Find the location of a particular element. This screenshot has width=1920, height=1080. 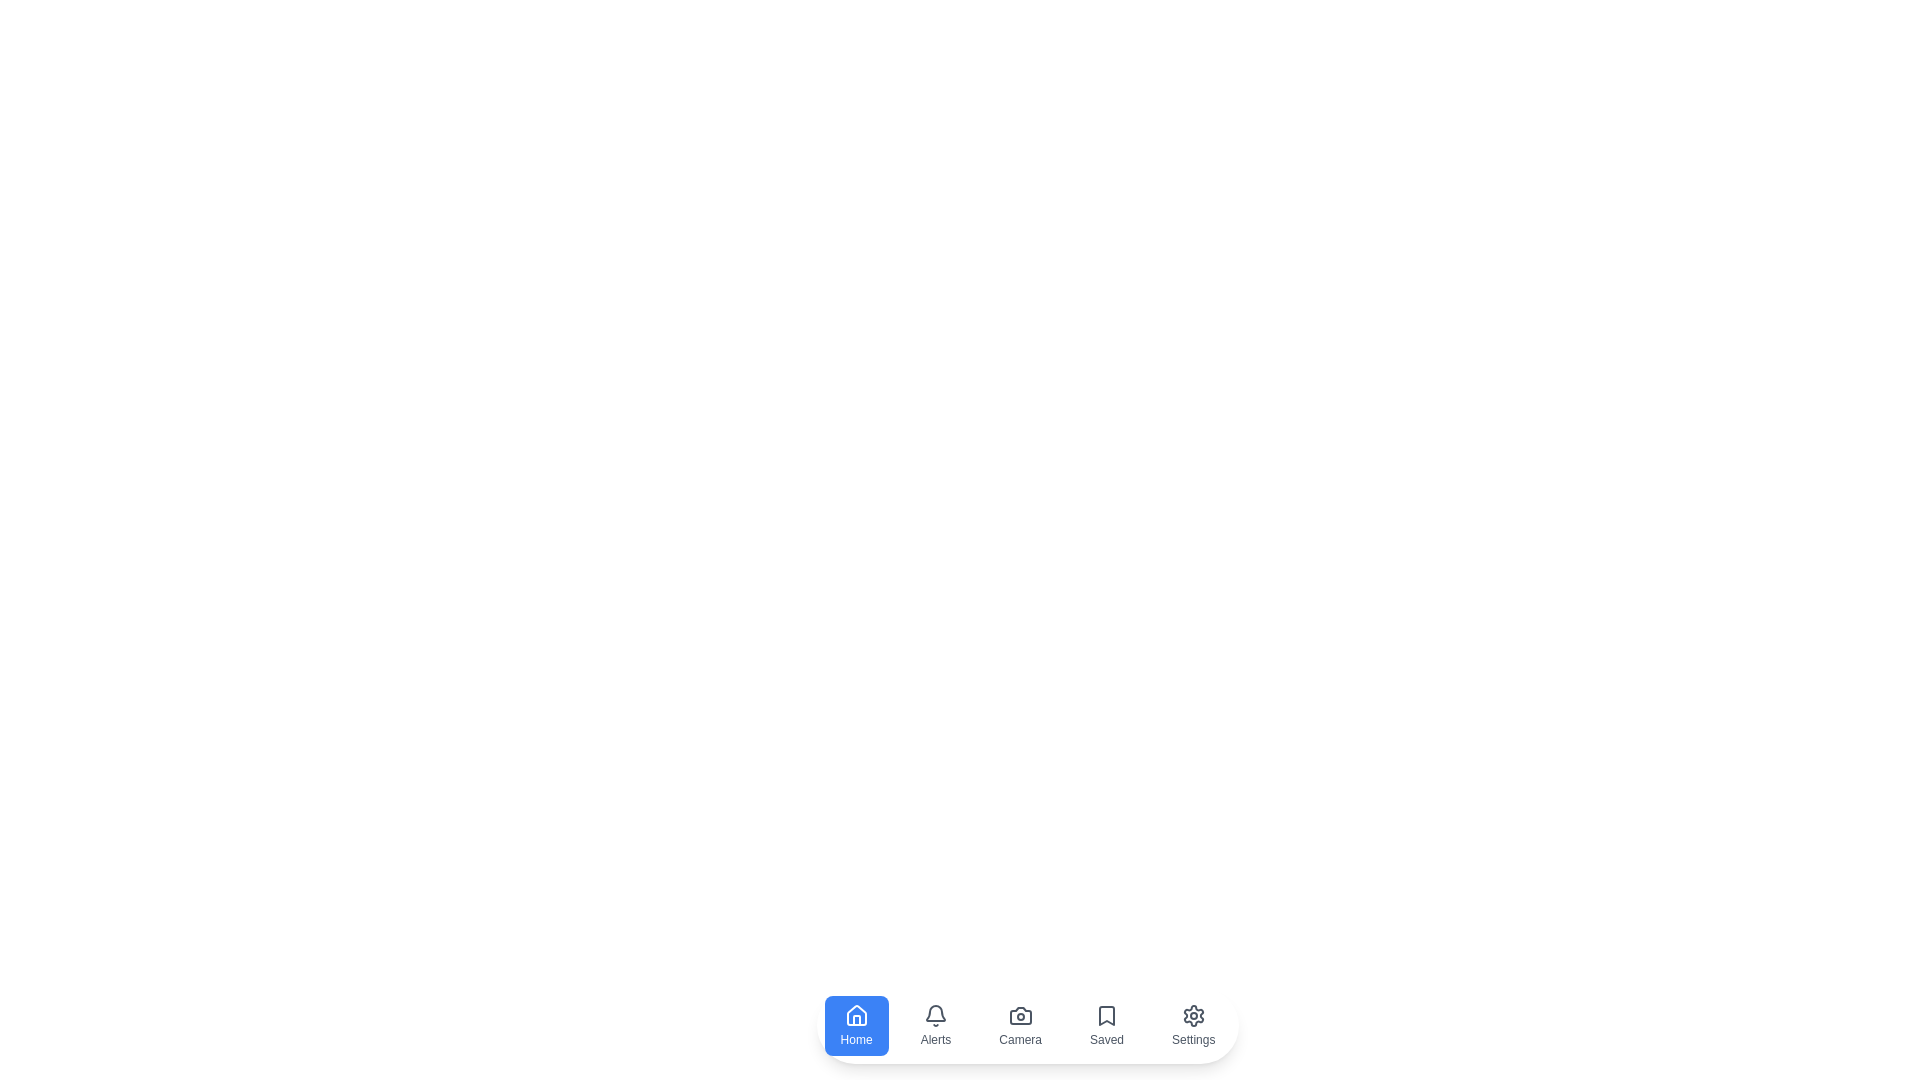

the Alerts icon in the bottom navigation bar is located at coordinates (935, 1026).